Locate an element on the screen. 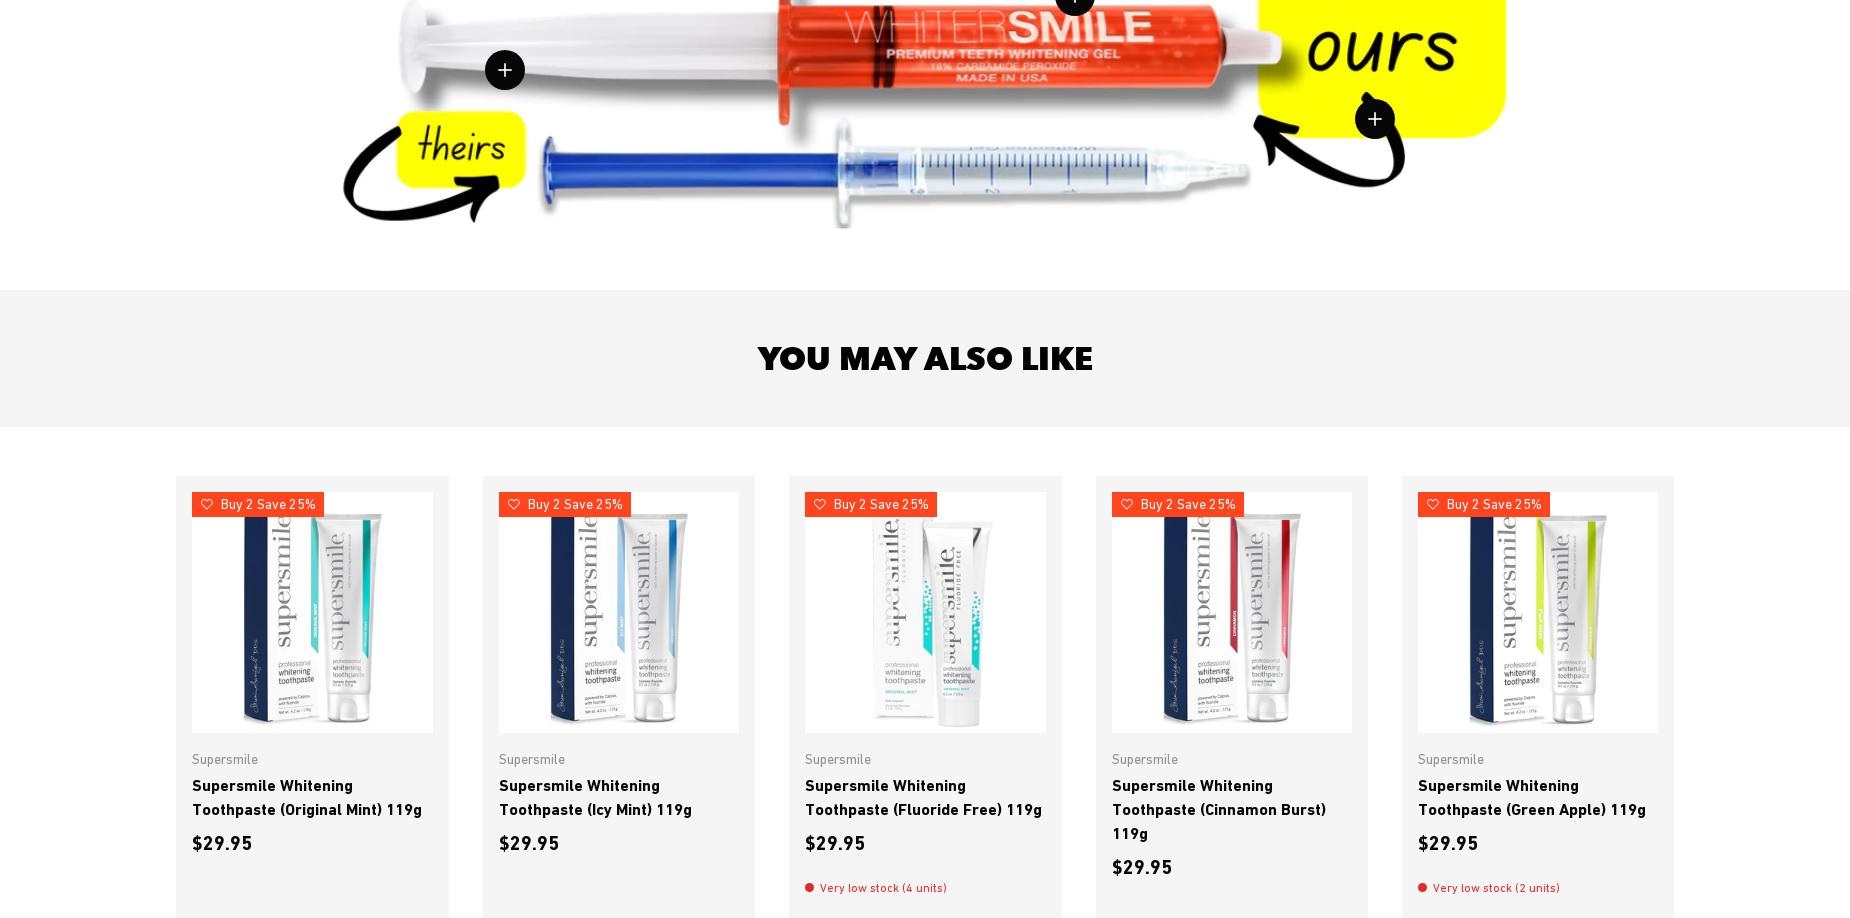 This screenshot has height=918, width=1850. 'Very low stock
(4 units)' is located at coordinates (819, 885).